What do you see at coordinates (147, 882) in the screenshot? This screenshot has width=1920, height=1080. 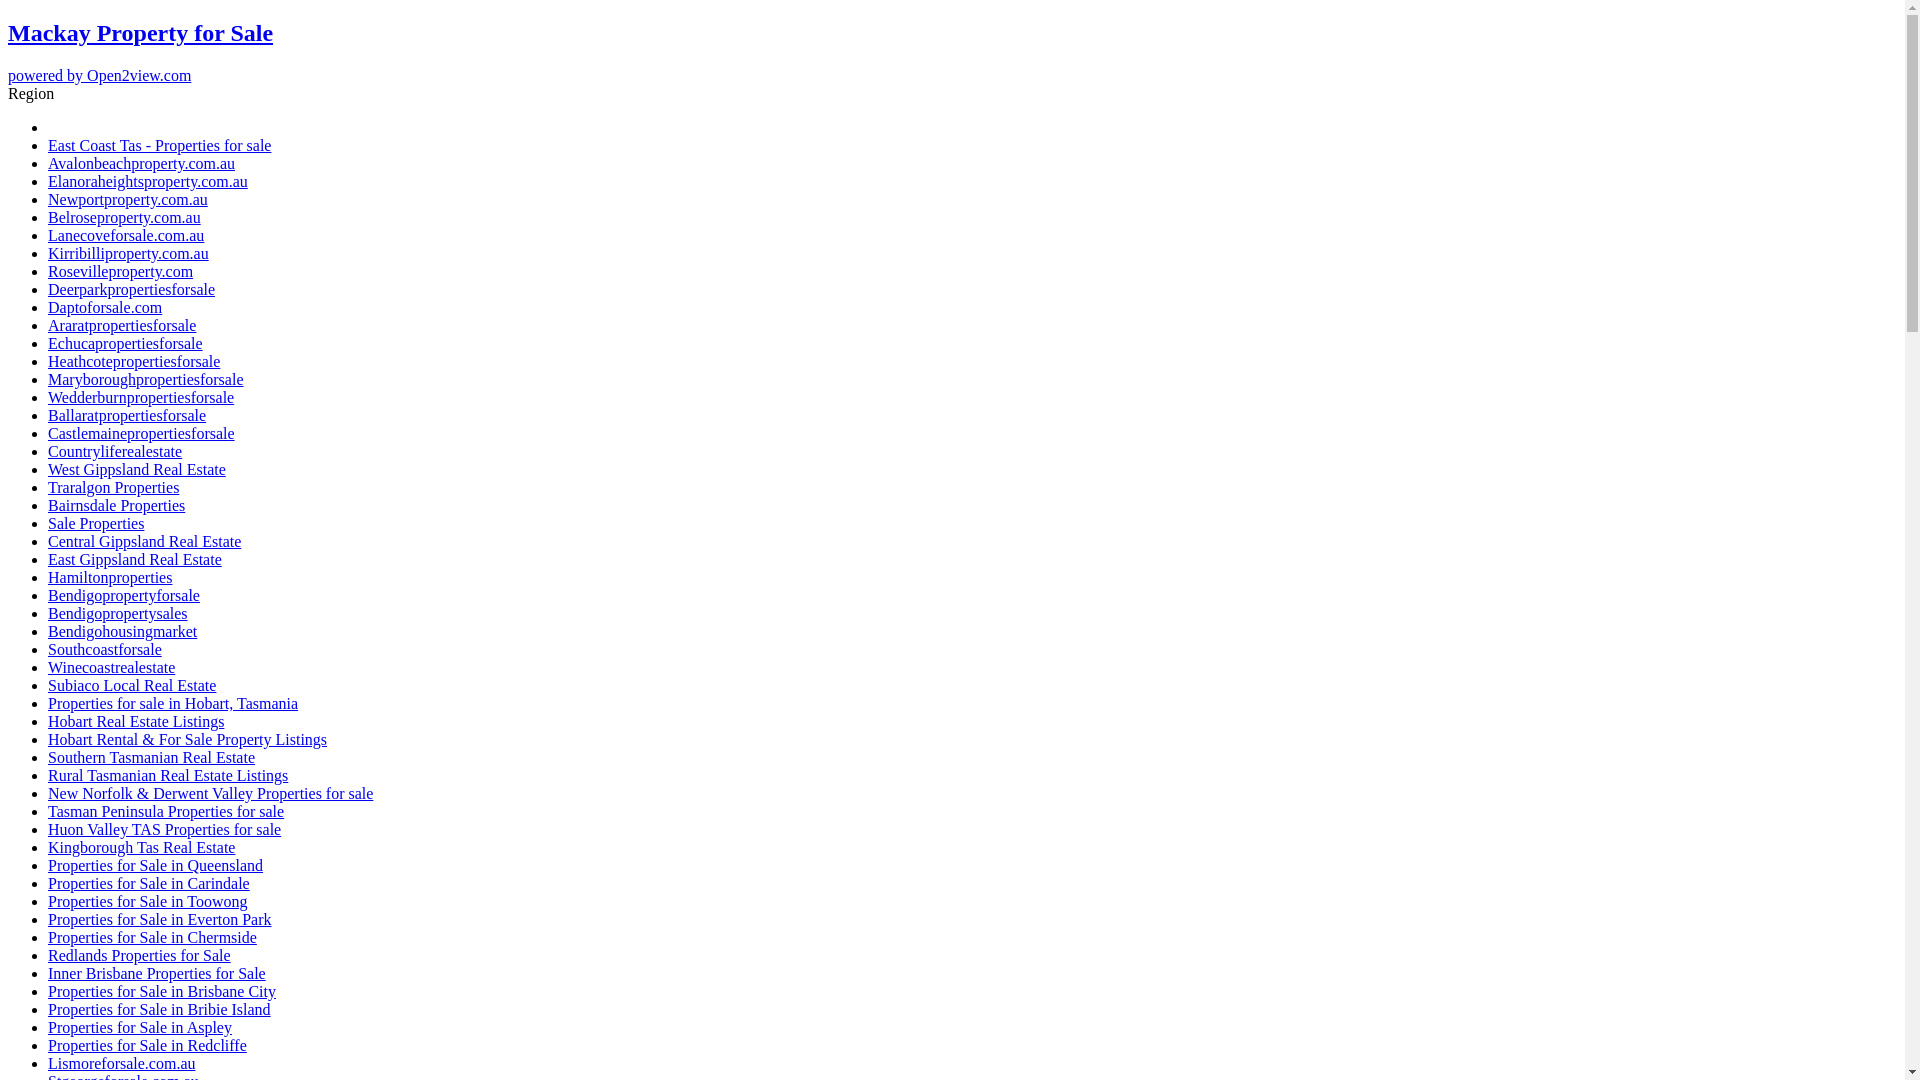 I see `'Properties for Sale in Carindale'` at bounding box center [147, 882].